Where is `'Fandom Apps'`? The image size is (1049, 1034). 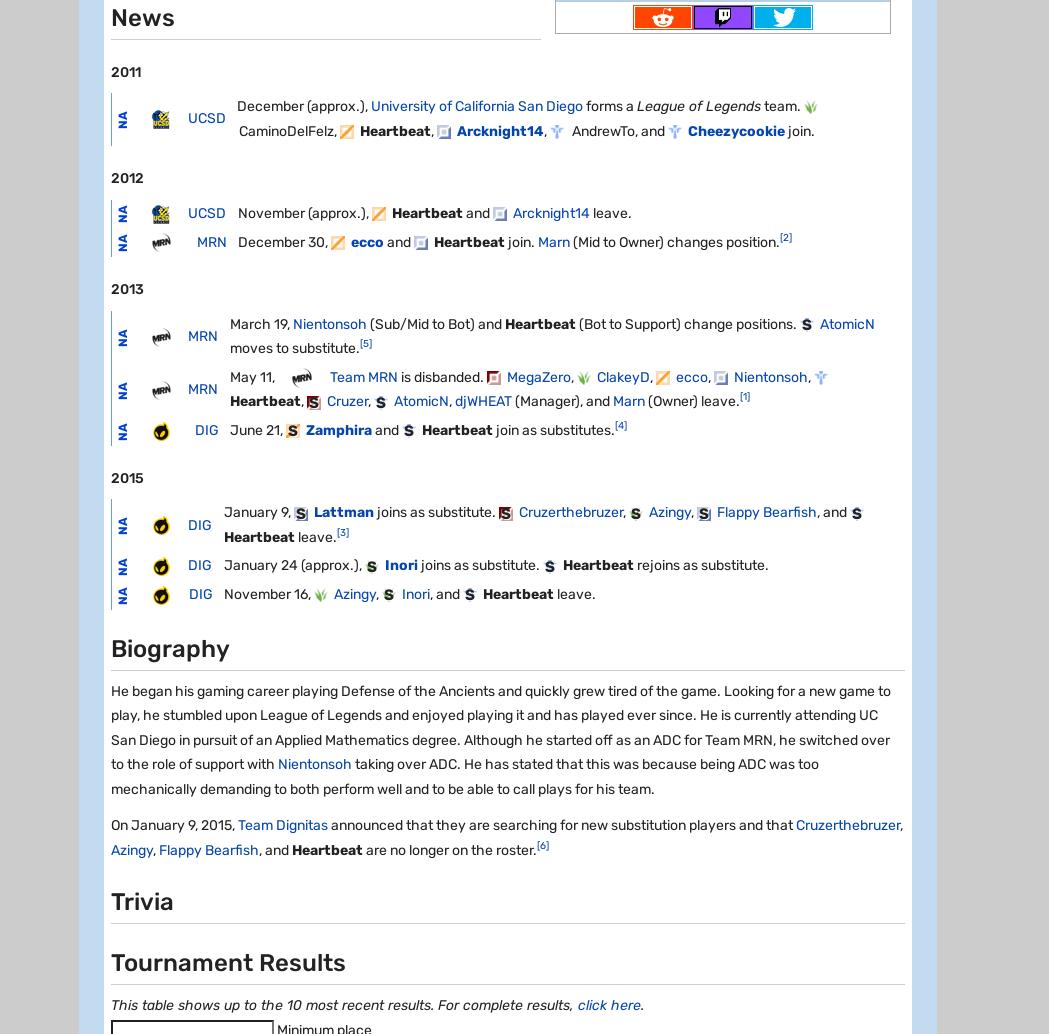
'Fandom Apps' is located at coordinates (128, 821).